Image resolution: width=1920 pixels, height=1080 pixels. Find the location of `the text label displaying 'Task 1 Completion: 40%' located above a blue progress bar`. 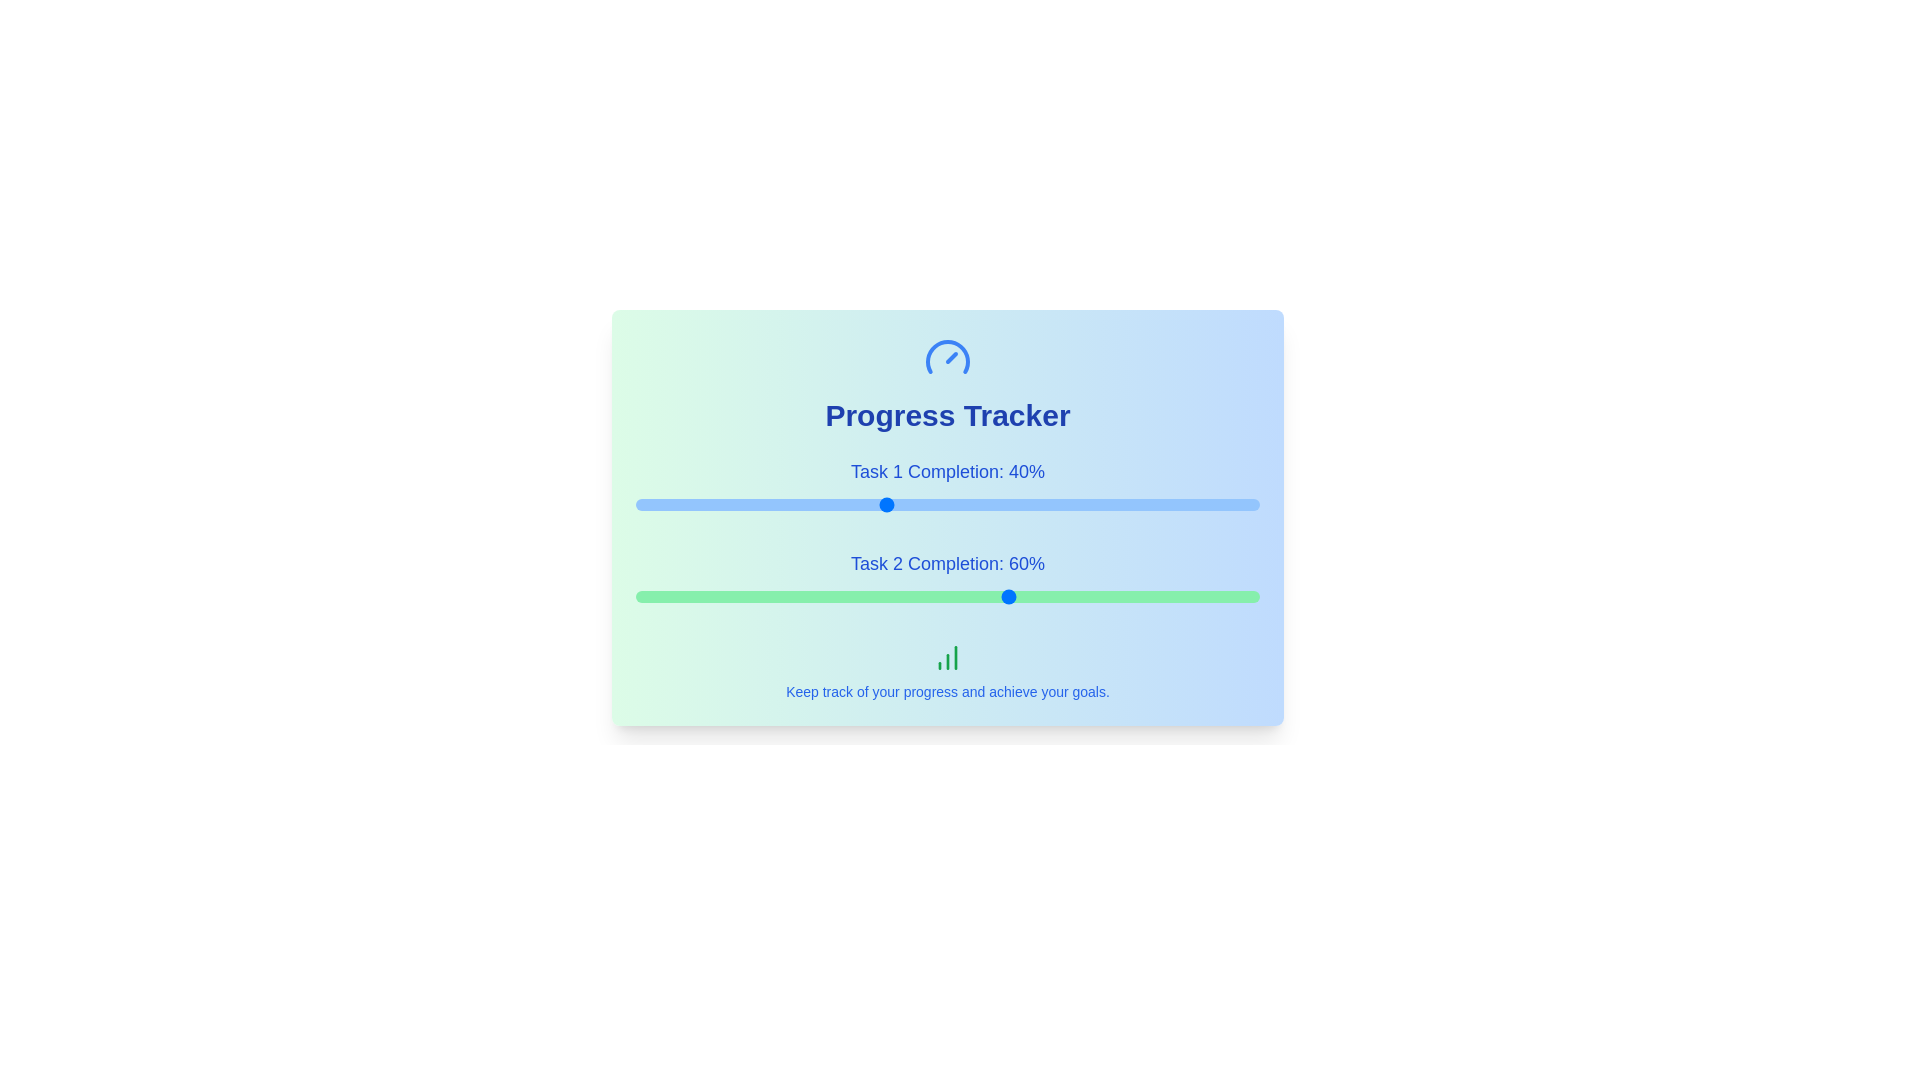

the text label displaying 'Task 1 Completion: 40%' located above a blue progress bar is located at coordinates (947, 488).